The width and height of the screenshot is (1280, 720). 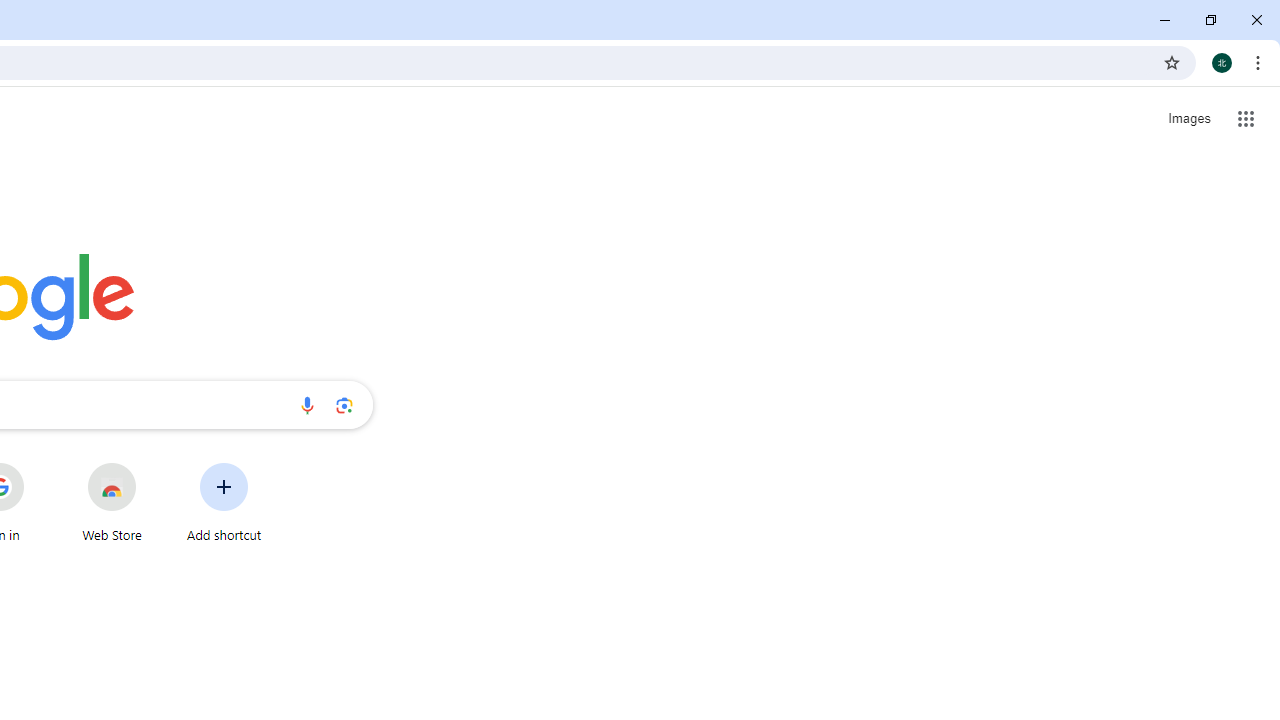 What do you see at coordinates (224, 501) in the screenshot?
I see `'Add shortcut'` at bounding box center [224, 501].